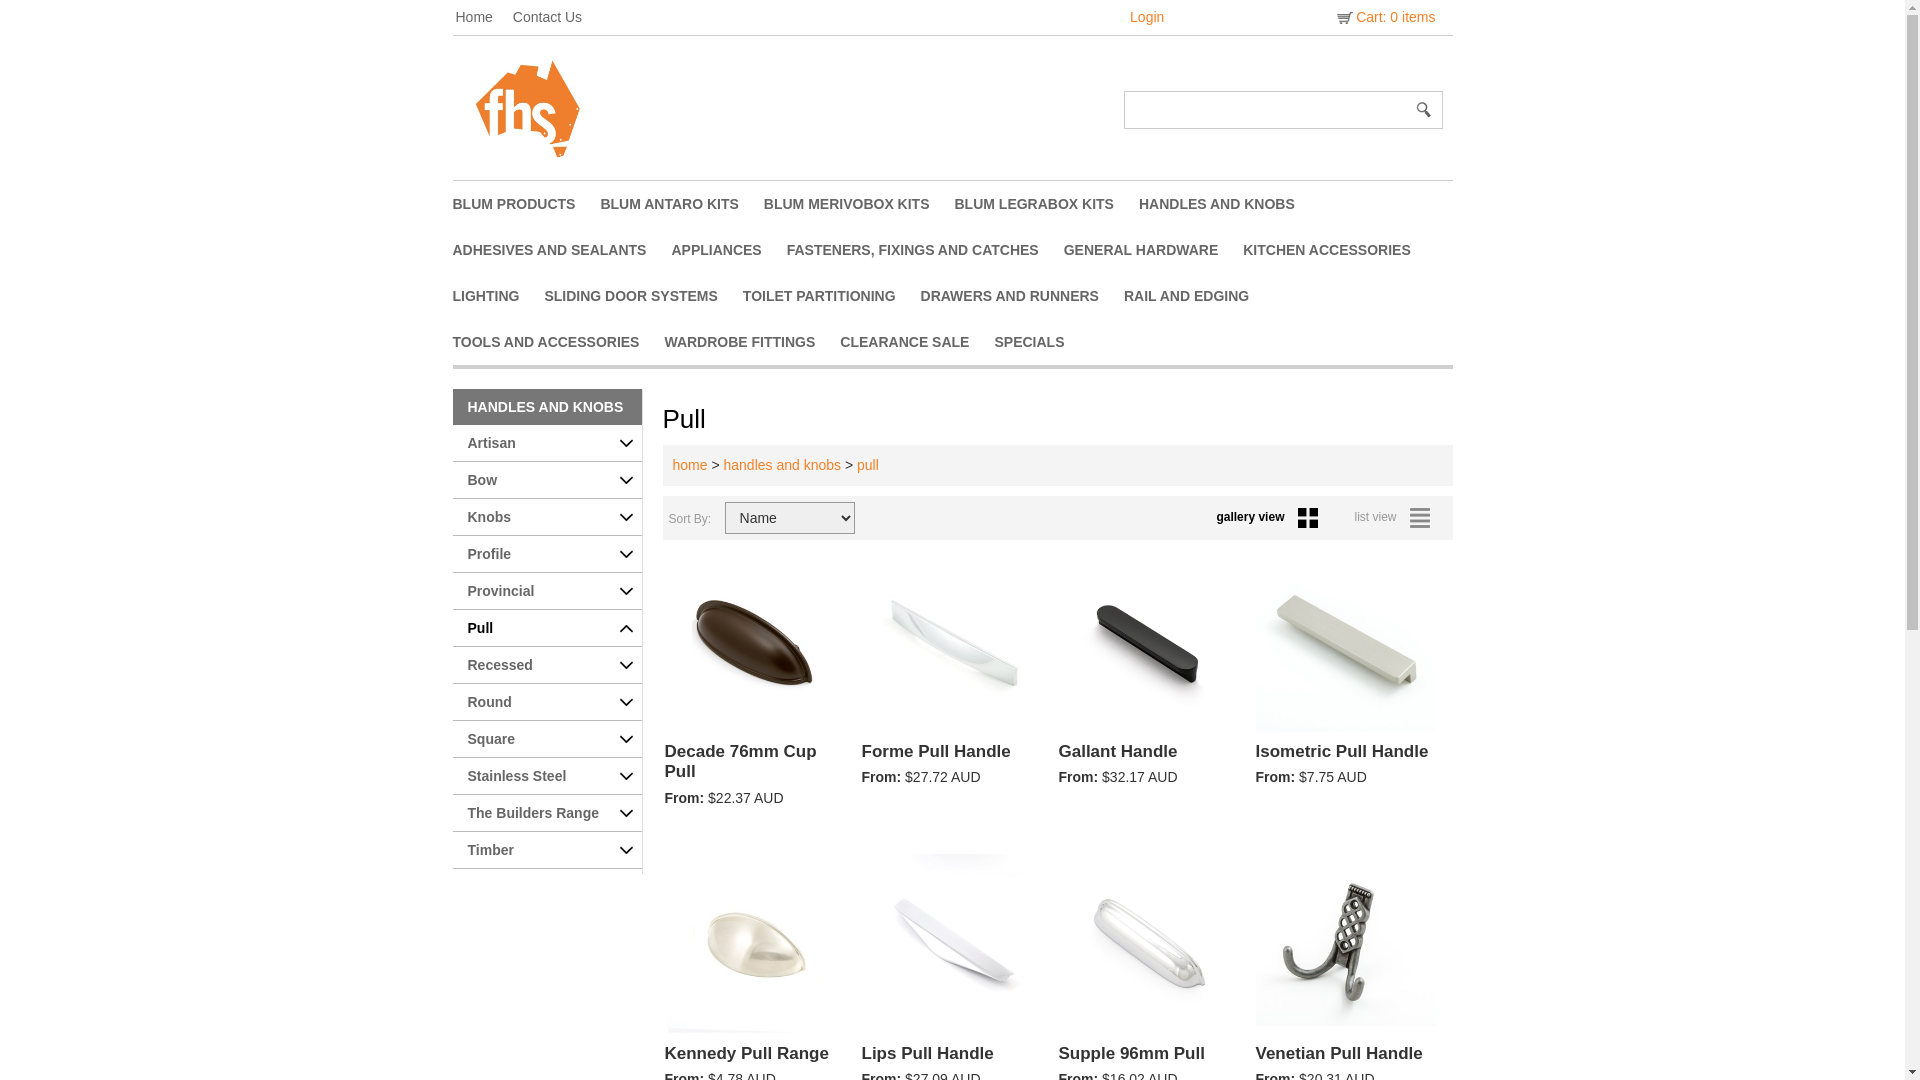 This screenshot has width=1920, height=1080. I want to click on 'LIGHTING', so click(498, 296).